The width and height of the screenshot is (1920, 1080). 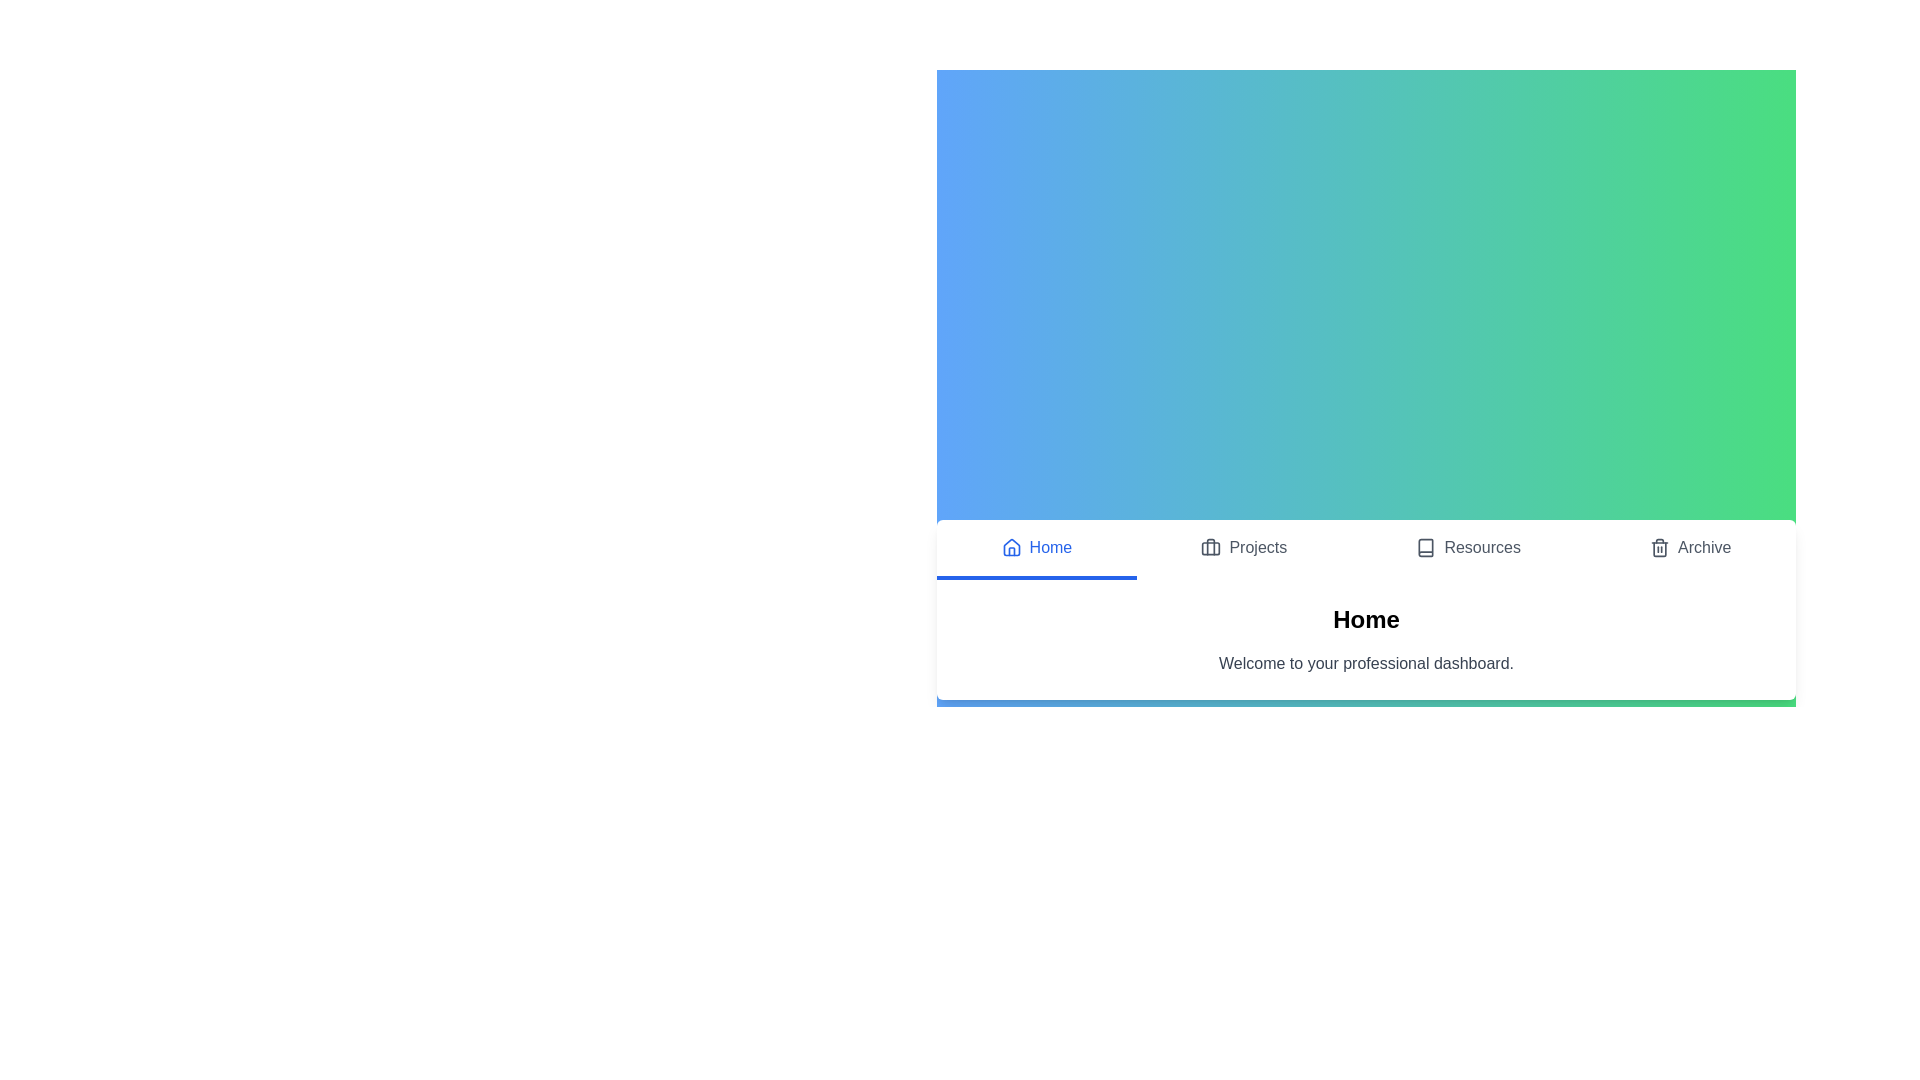 I want to click on the icon of the Resources tab, so click(x=1425, y=547).